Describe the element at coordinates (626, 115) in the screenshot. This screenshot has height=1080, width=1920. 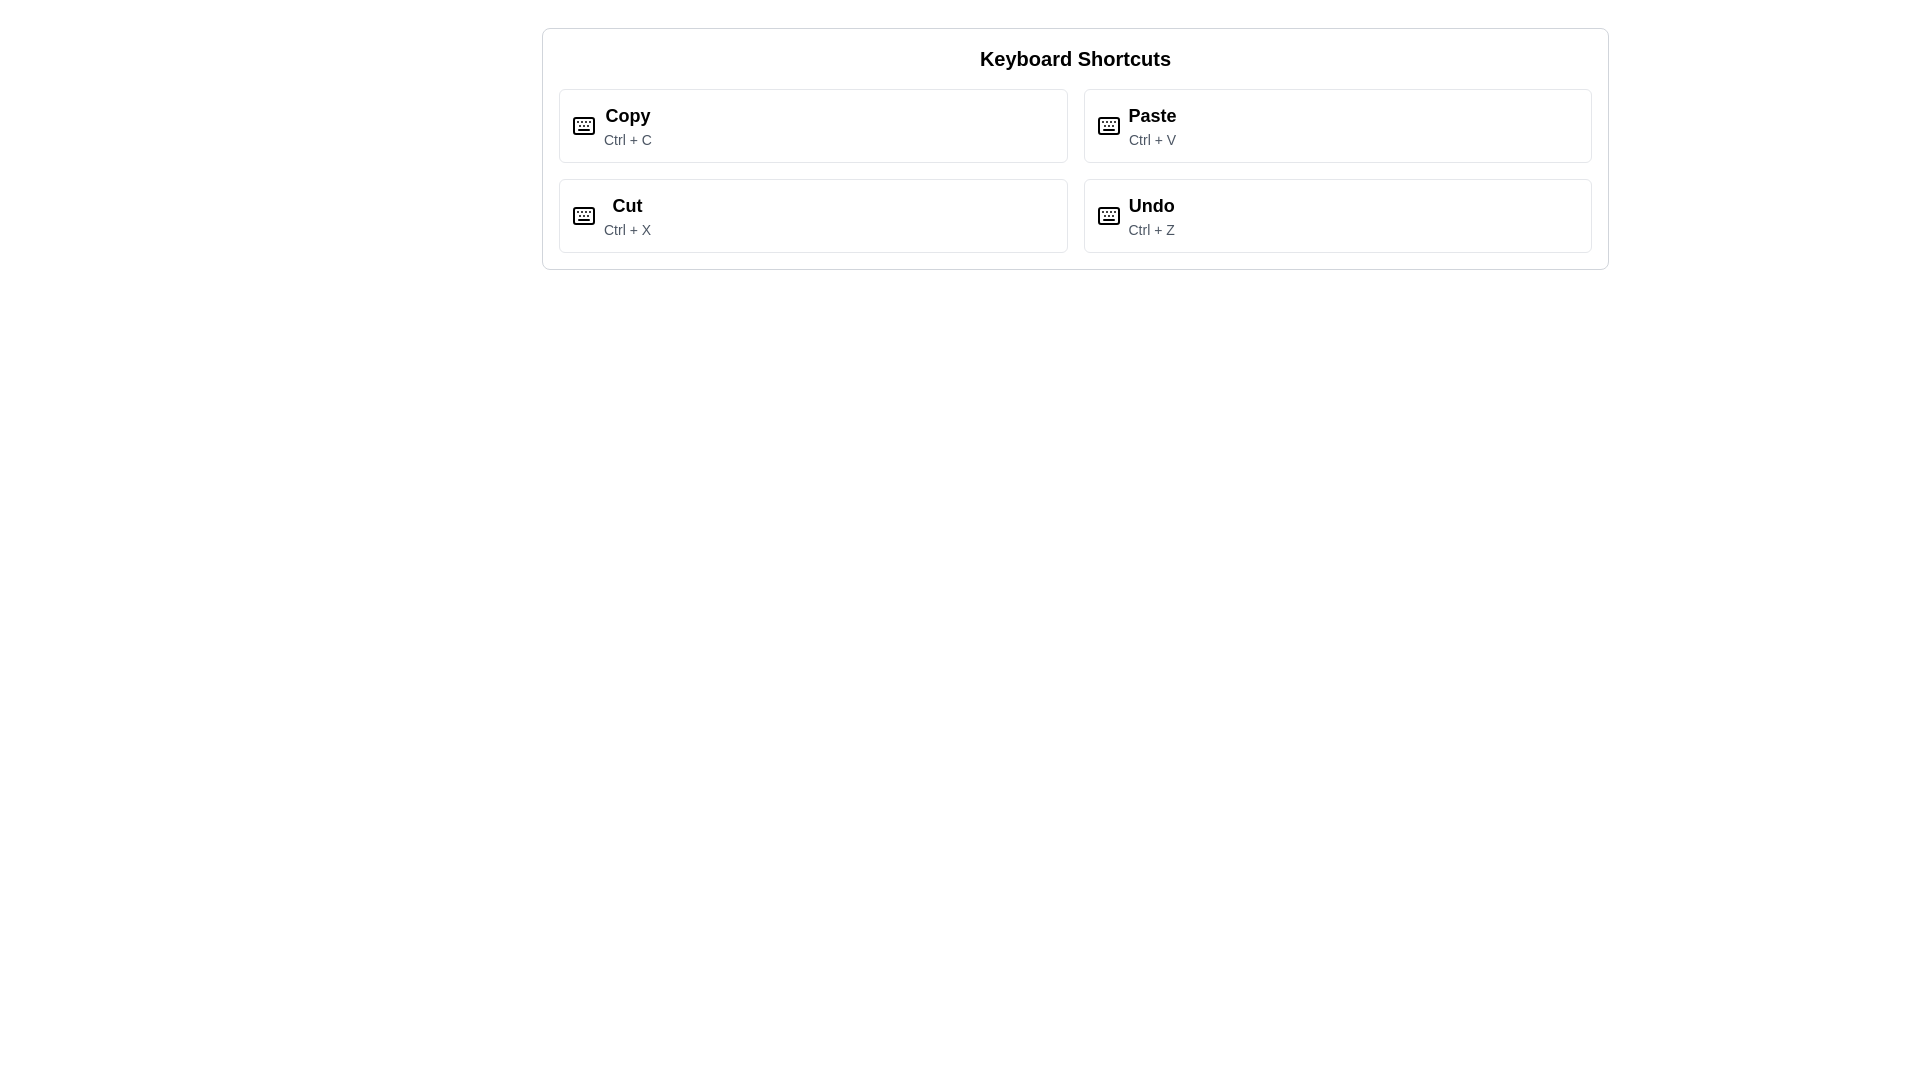
I see `the 'Copy' text label that indicates the keyboard shortcut for copying, located in the top-left corner of the shortcuts group` at that location.